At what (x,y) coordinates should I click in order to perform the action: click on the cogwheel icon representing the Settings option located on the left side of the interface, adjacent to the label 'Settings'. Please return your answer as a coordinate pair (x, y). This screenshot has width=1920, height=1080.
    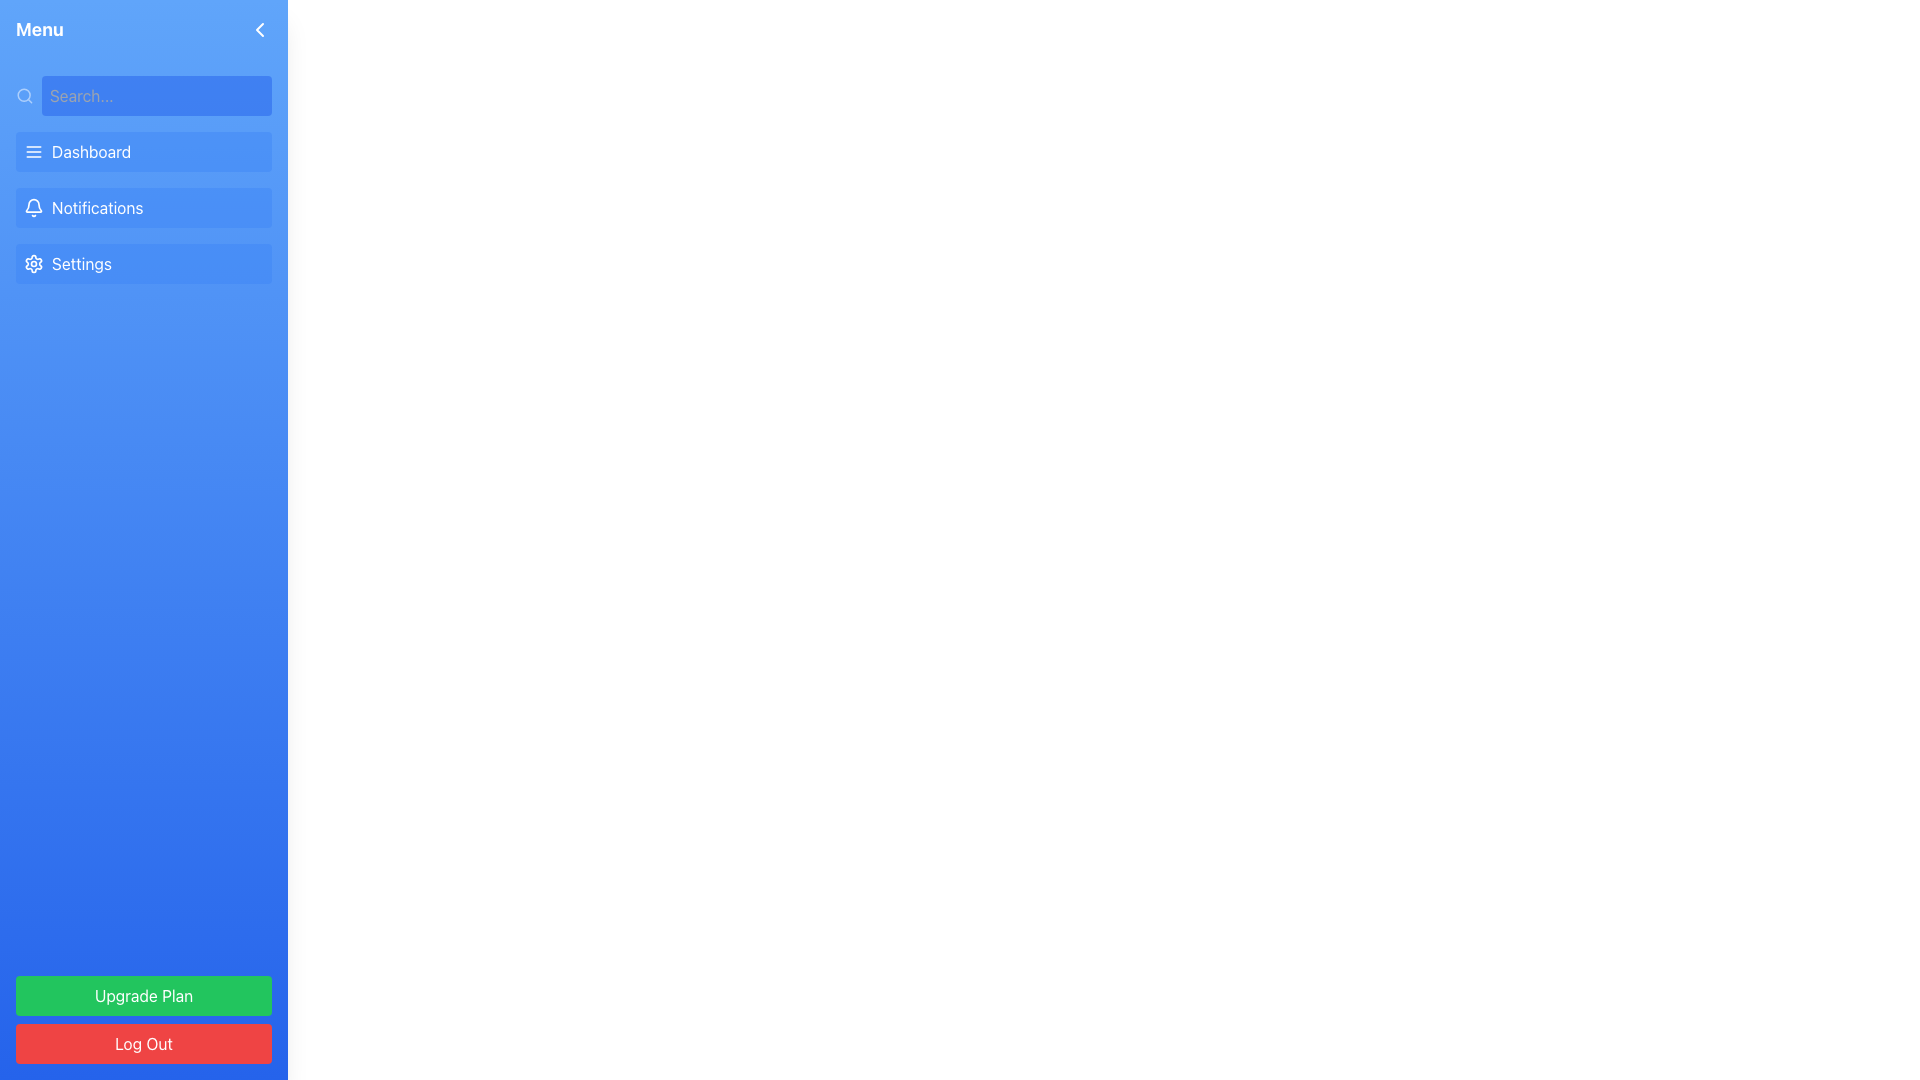
    Looking at the image, I should click on (33, 262).